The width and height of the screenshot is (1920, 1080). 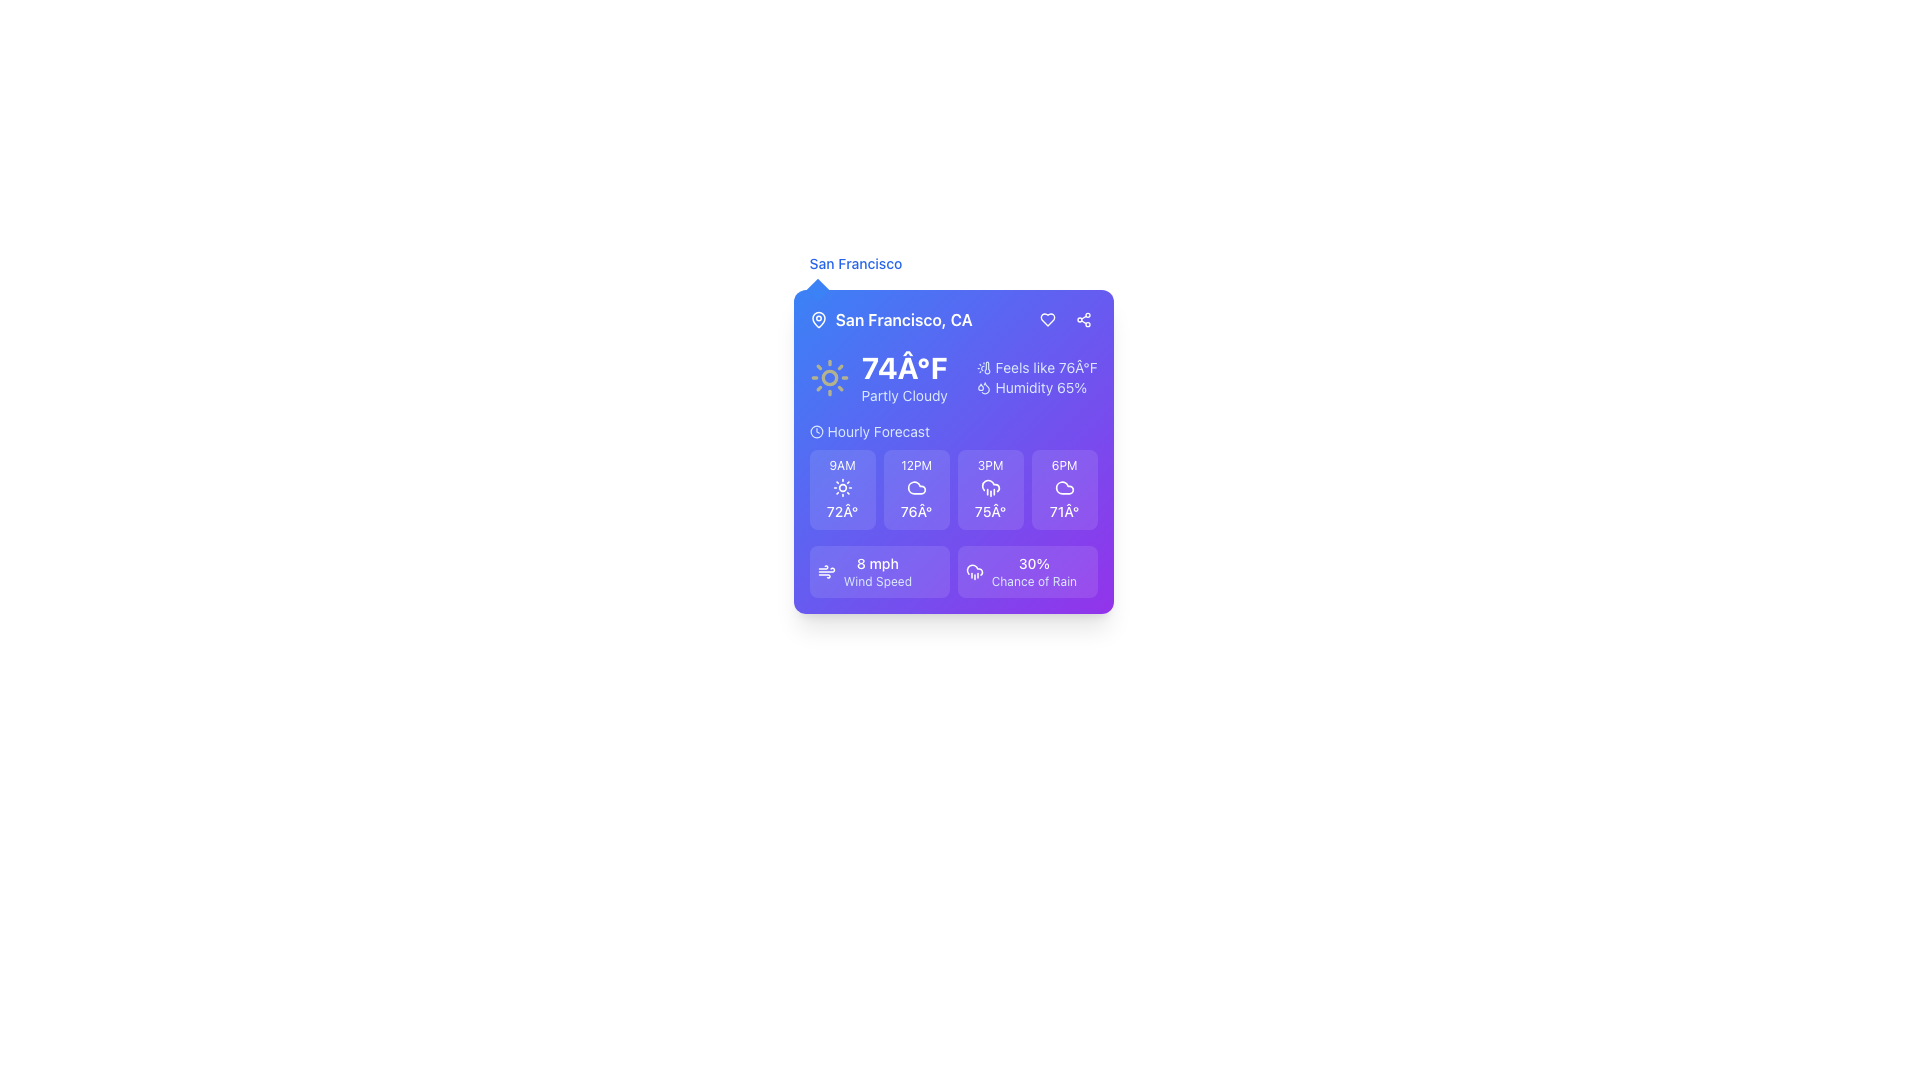 What do you see at coordinates (1063, 511) in the screenshot?
I see `the text displaying '71°' in the weather forecast card, located in the bottom section of the 6PM forecast slot` at bounding box center [1063, 511].